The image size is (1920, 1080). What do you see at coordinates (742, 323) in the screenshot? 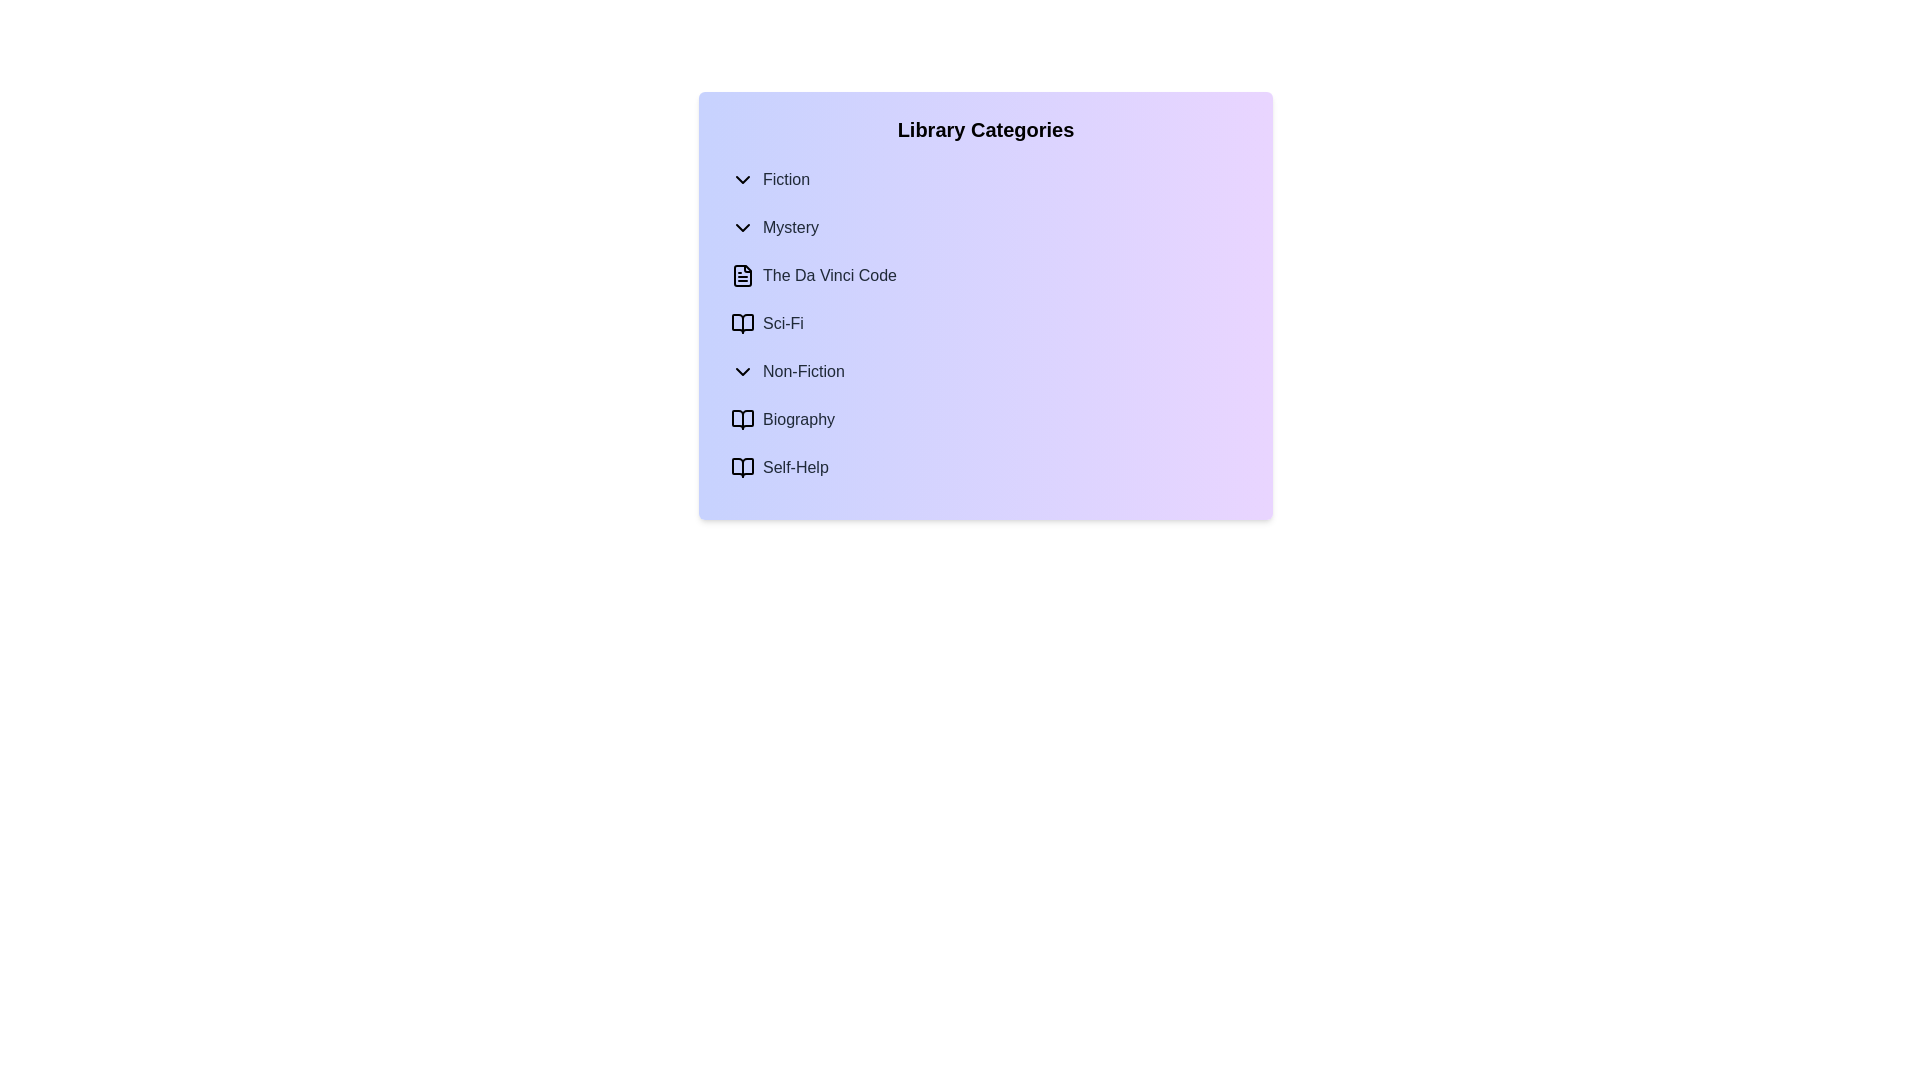
I see `the Sci-Fi category icon located to the left of the 'Sci-Fi' text label in the Library Categories list` at bounding box center [742, 323].